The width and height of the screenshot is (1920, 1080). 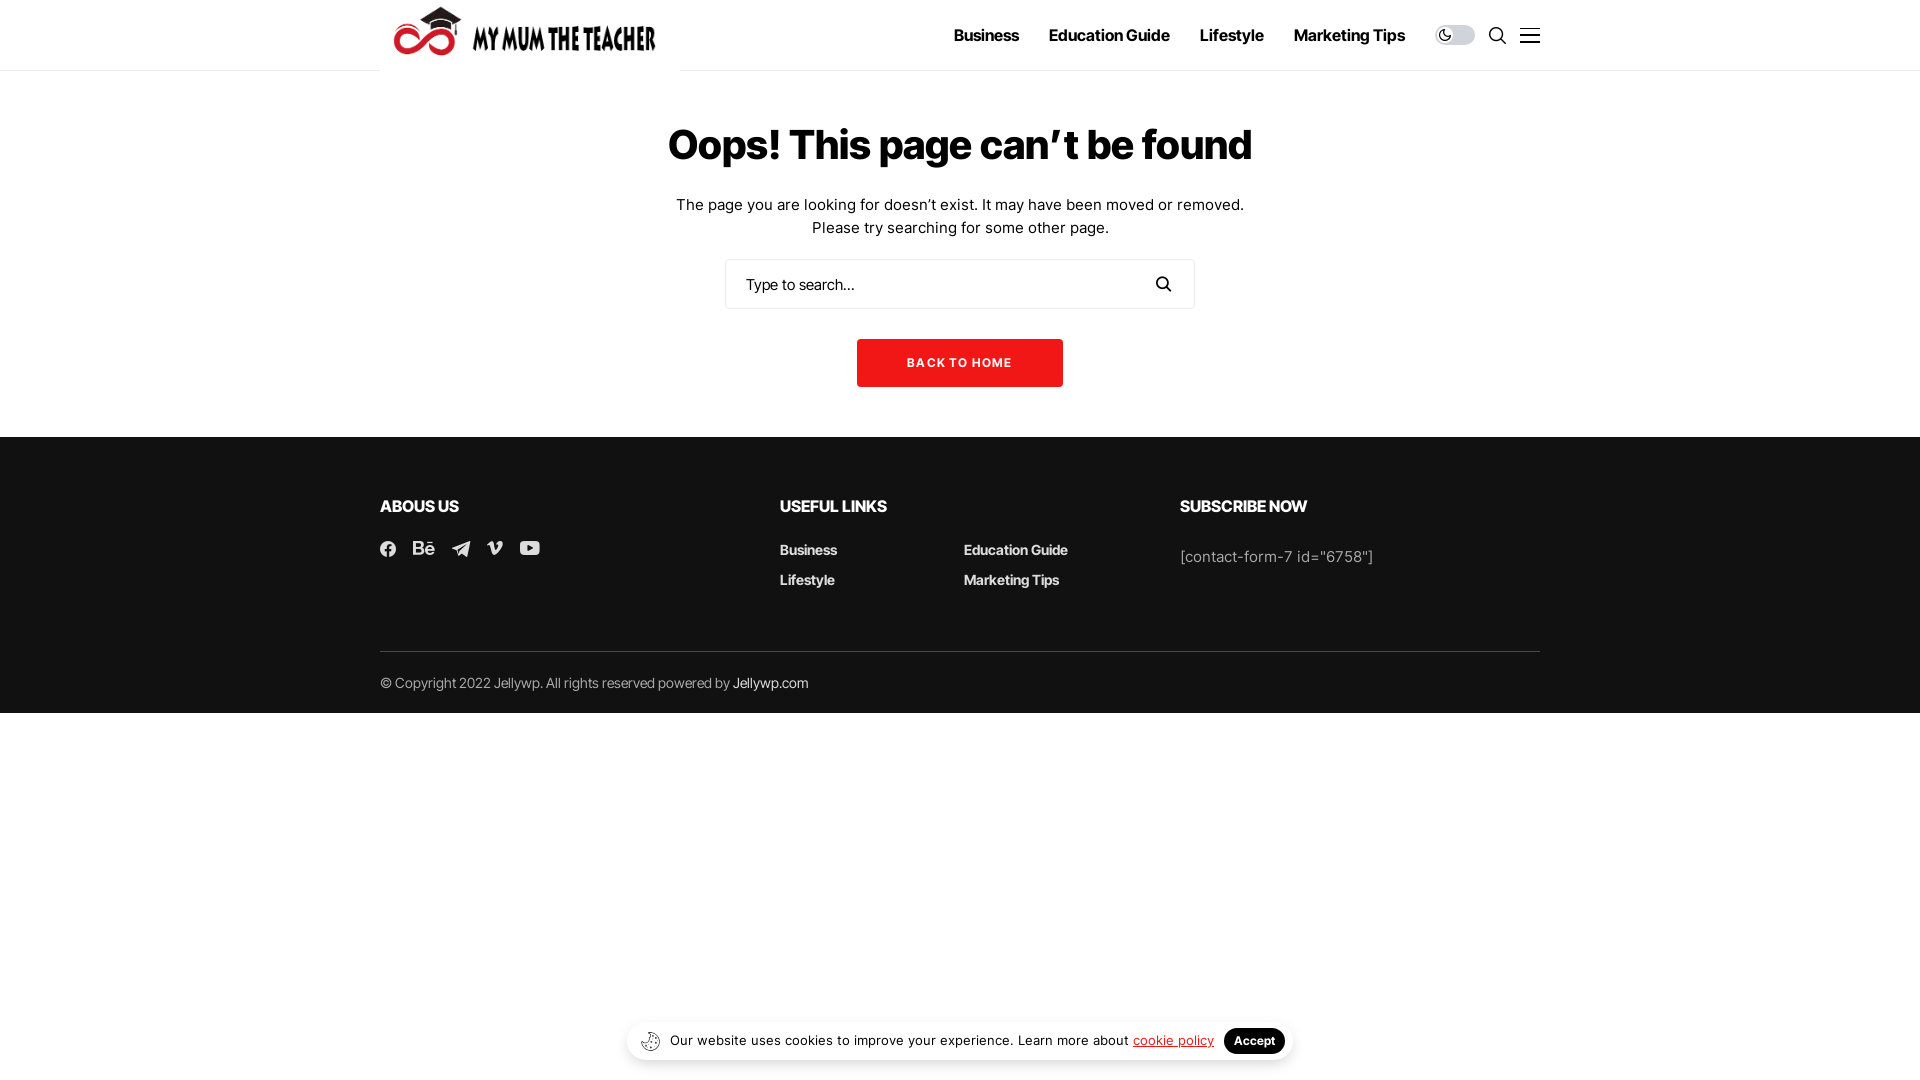 I want to click on 'Marketing Tips', so click(x=1011, y=579).